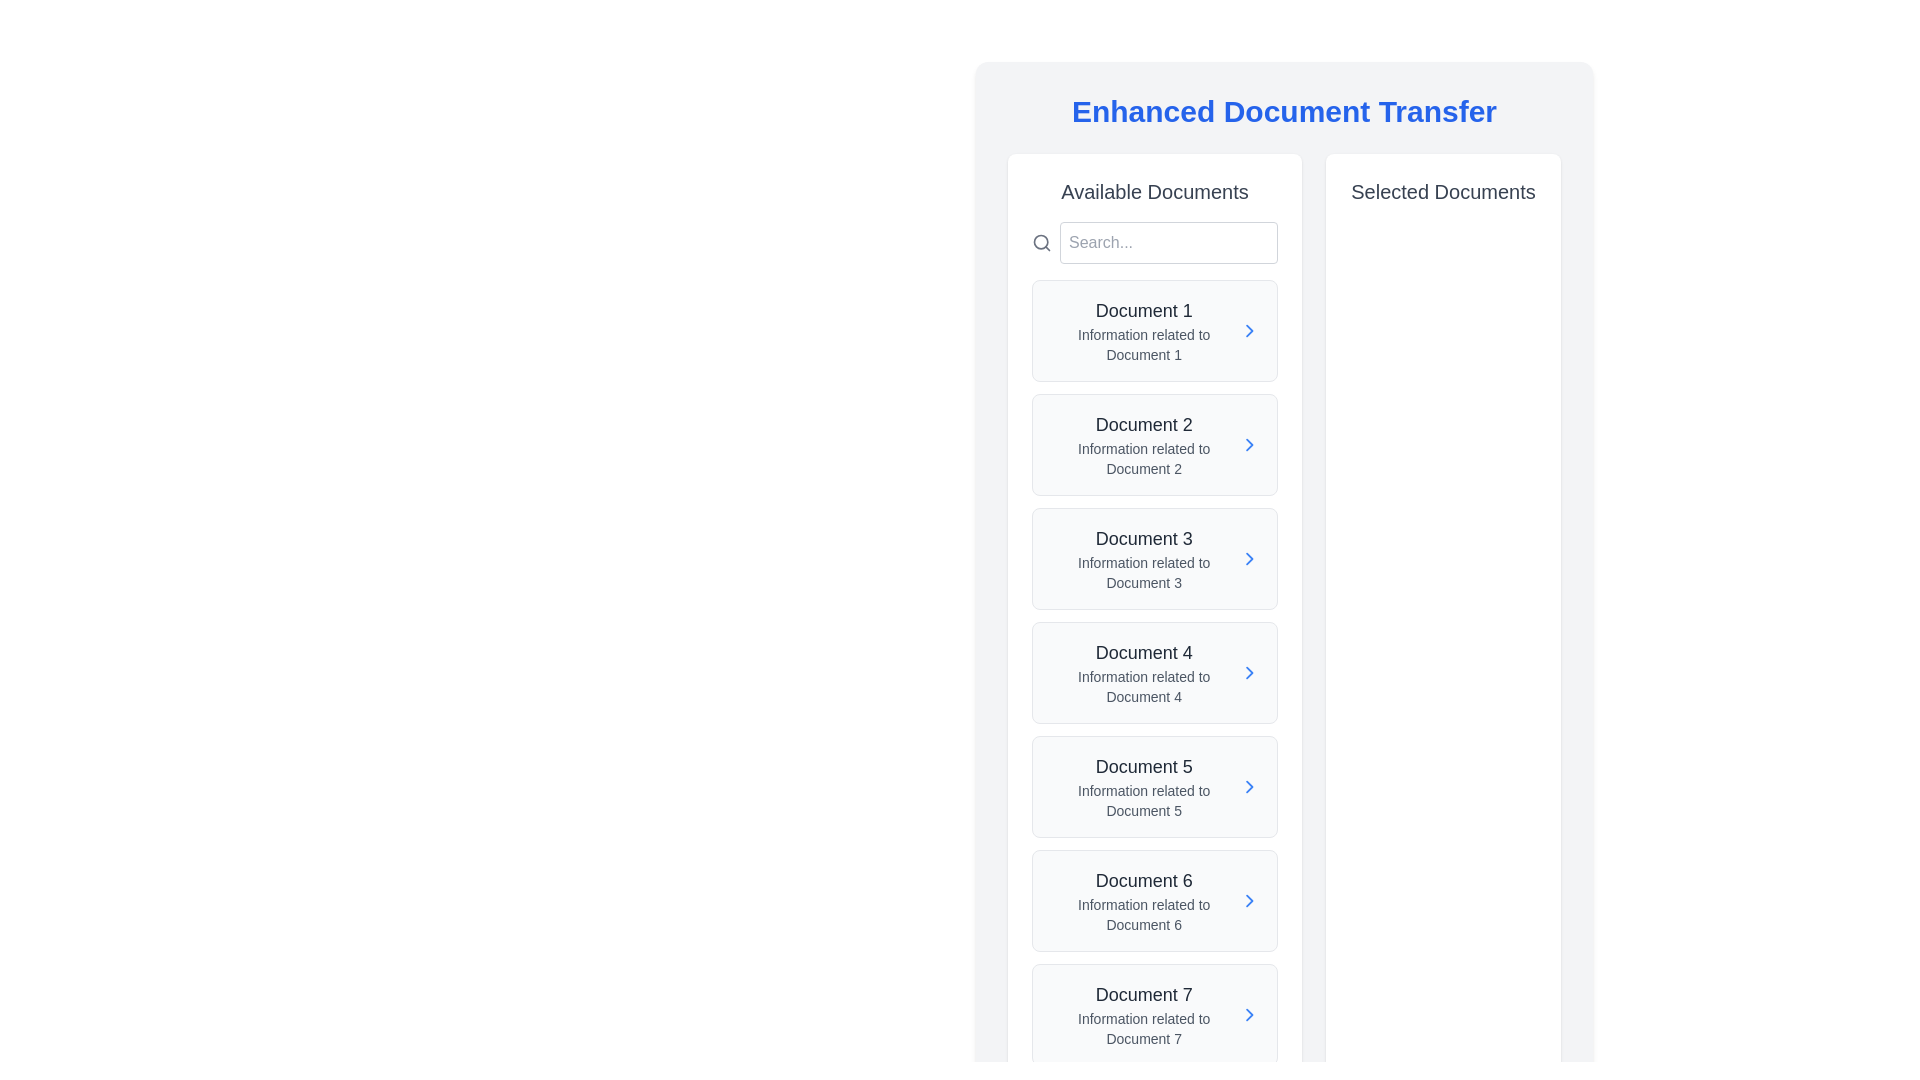 The image size is (1920, 1080). I want to click on title 'Document 1' and the description 'Information related to Document 1' from the Text block element located in the 'Available Documents' column, so click(1144, 330).